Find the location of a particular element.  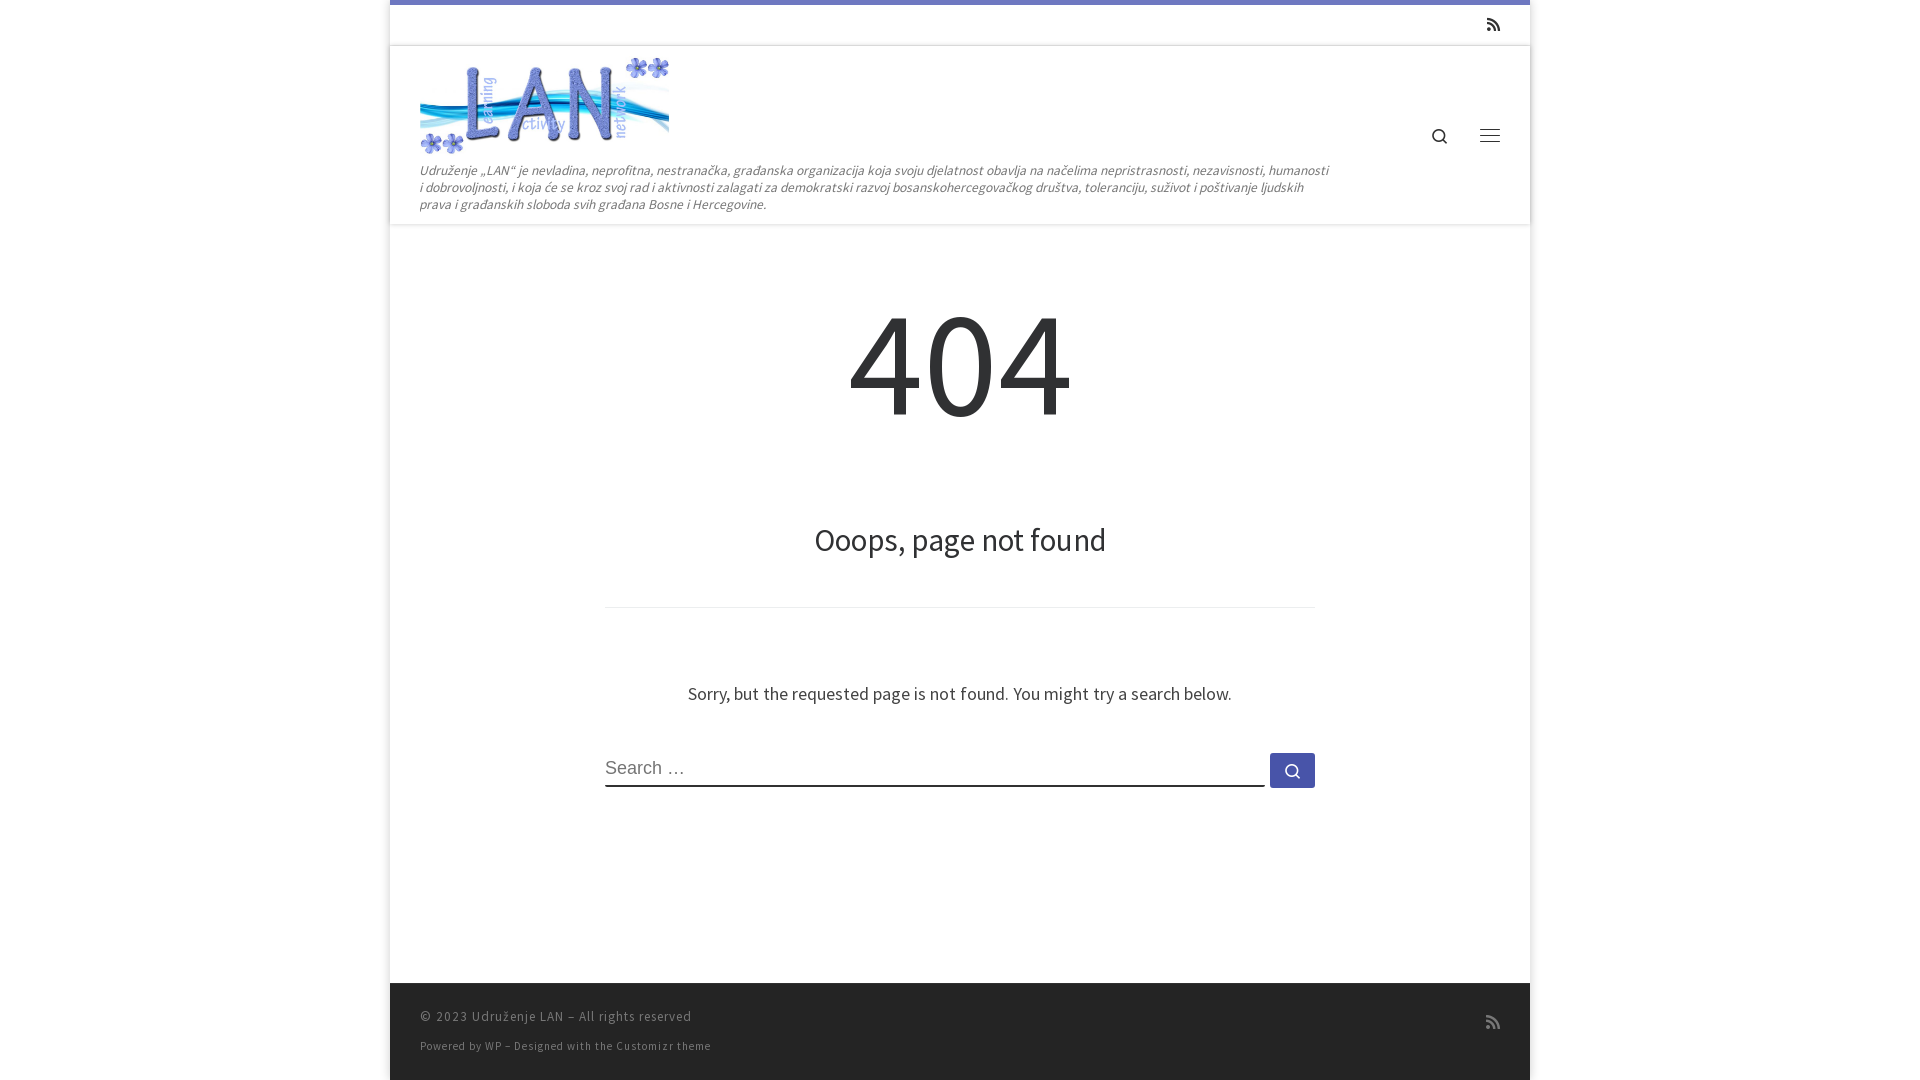

'Subscribe to my rss feed' is located at coordinates (1492, 1022).